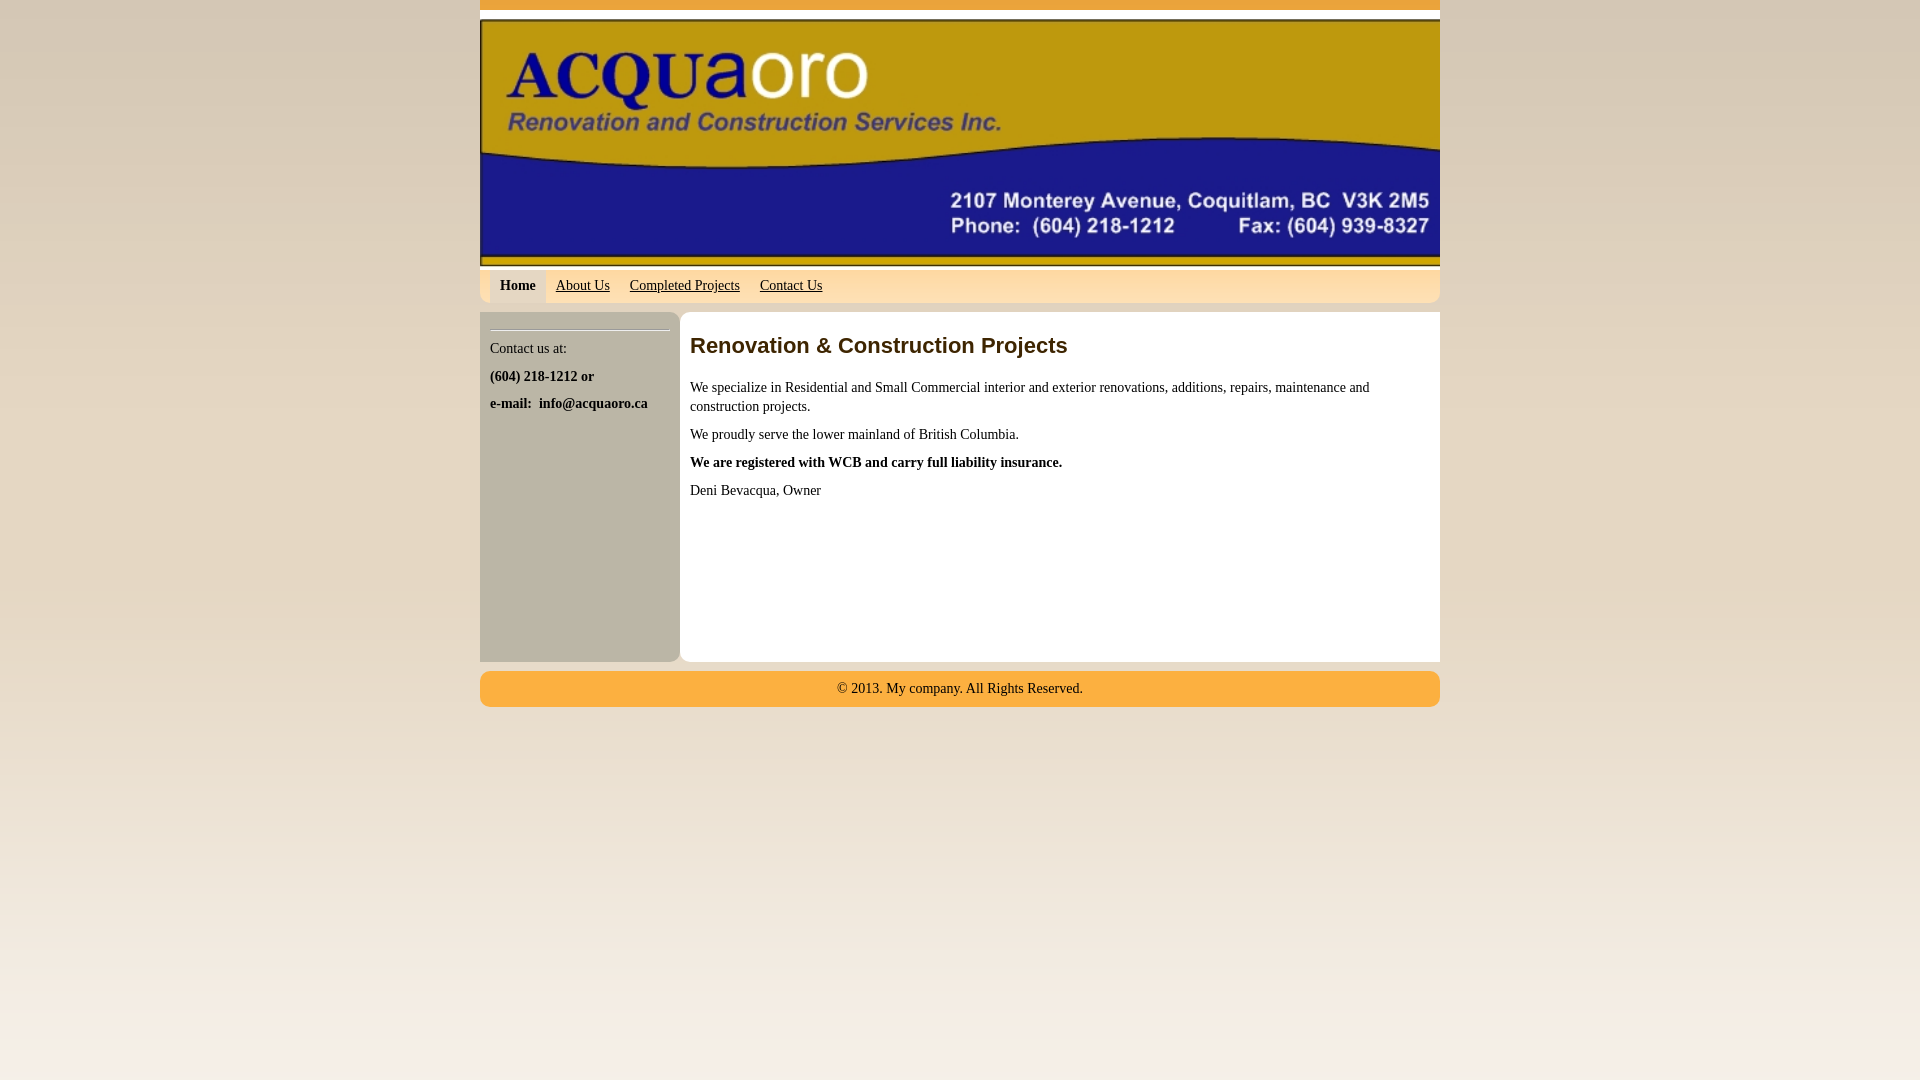 The image size is (1920, 1080). What do you see at coordinates (618, 286) in the screenshot?
I see `'Completed Projects'` at bounding box center [618, 286].